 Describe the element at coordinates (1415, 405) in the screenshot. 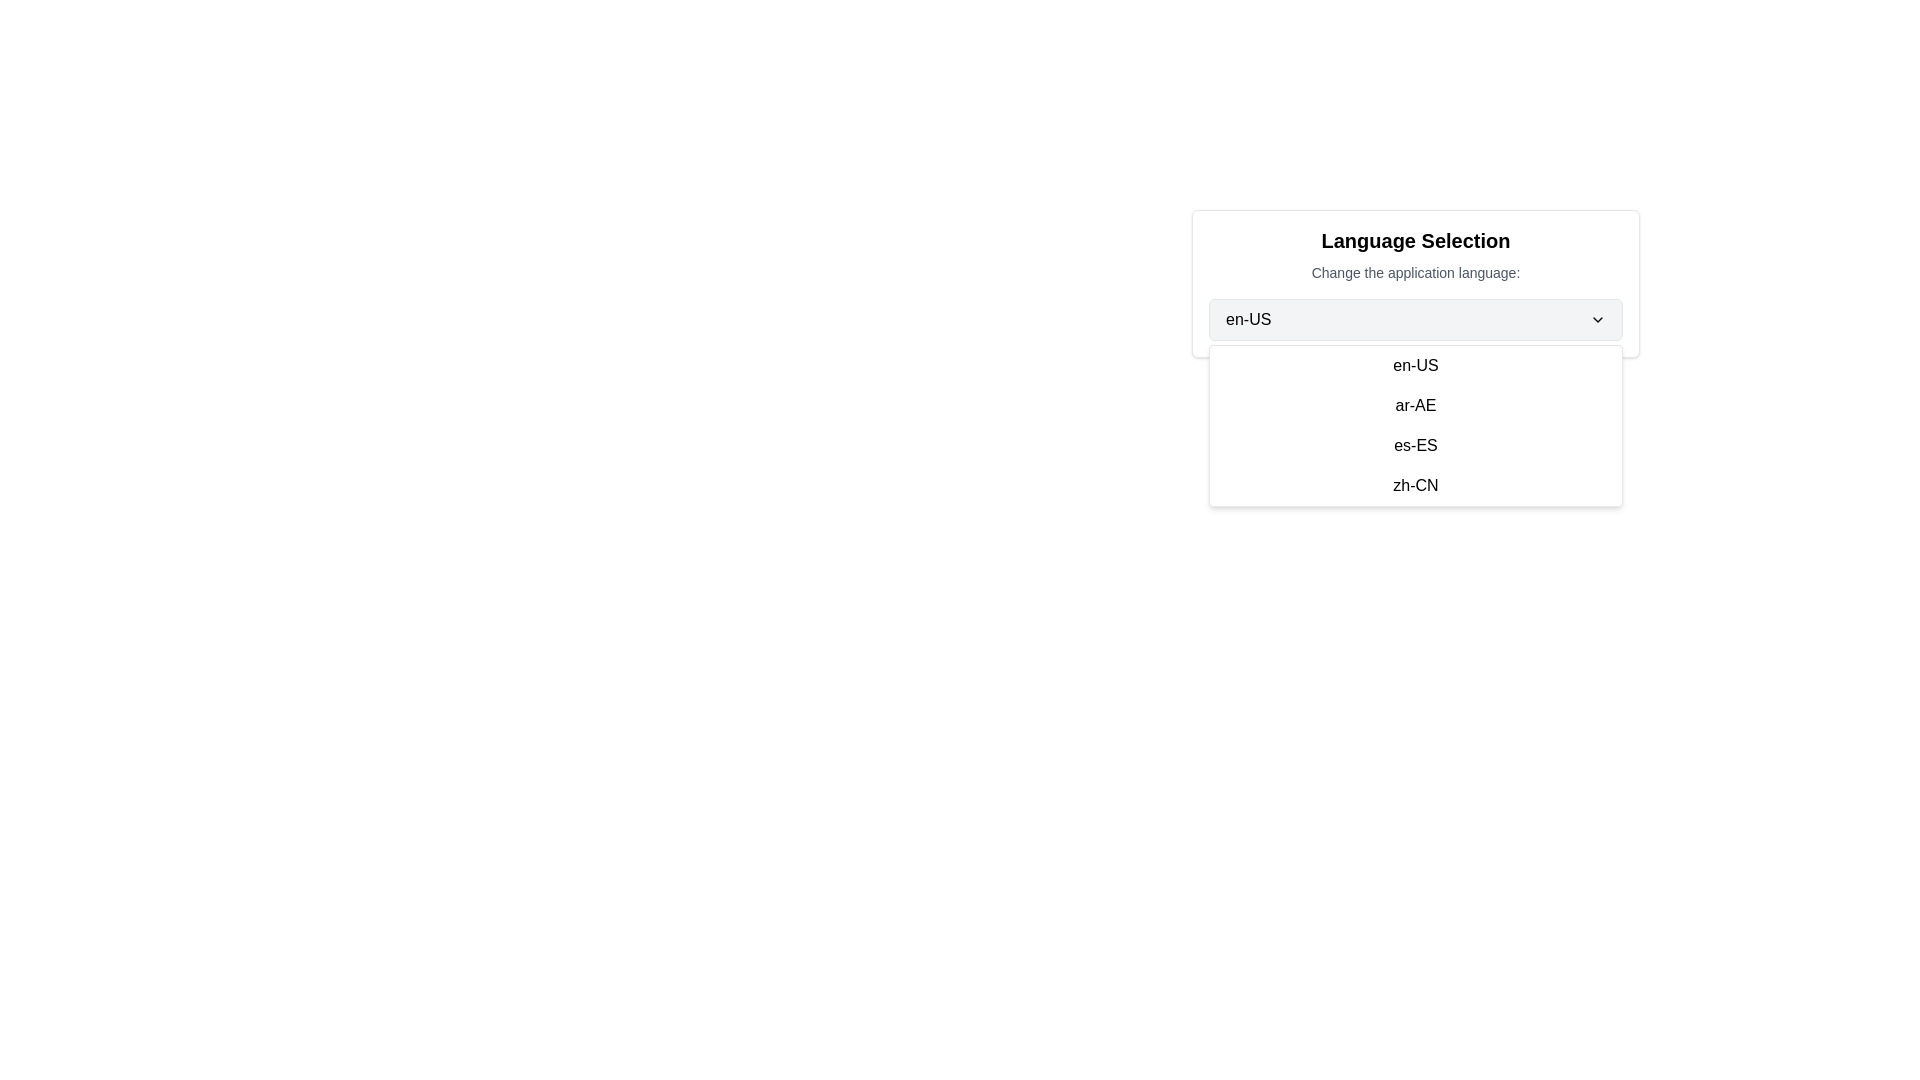

I see `the dropdown menu item labeled 'ar-AE'` at that location.